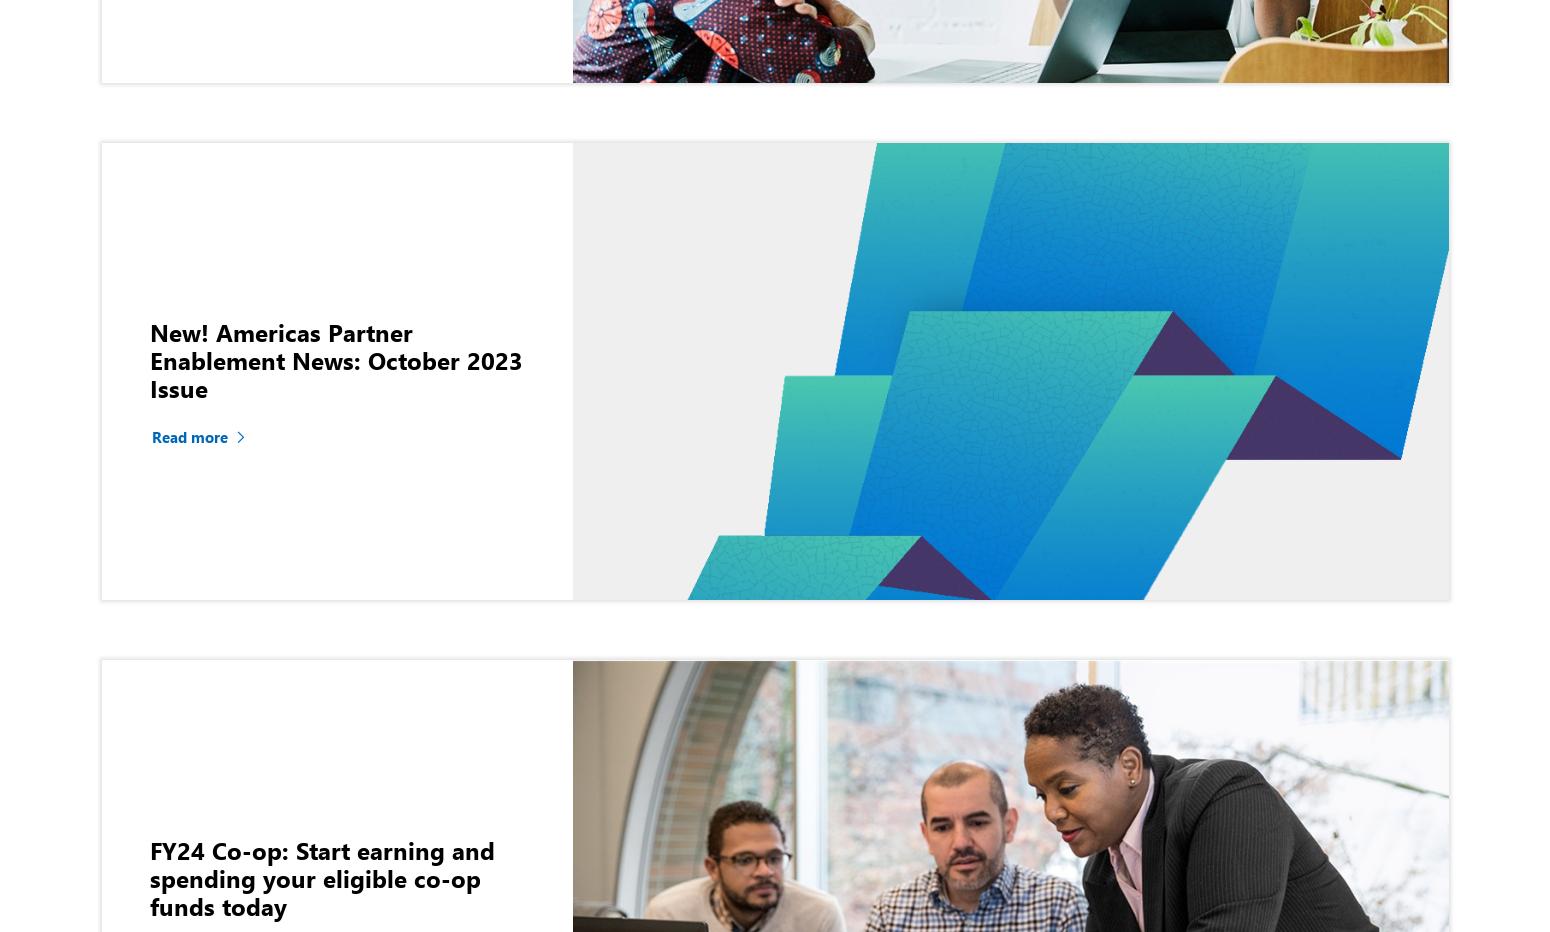  Describe the element at coordinates (1389, 218) in the screenshot. I see `'Readiness'` at that location.